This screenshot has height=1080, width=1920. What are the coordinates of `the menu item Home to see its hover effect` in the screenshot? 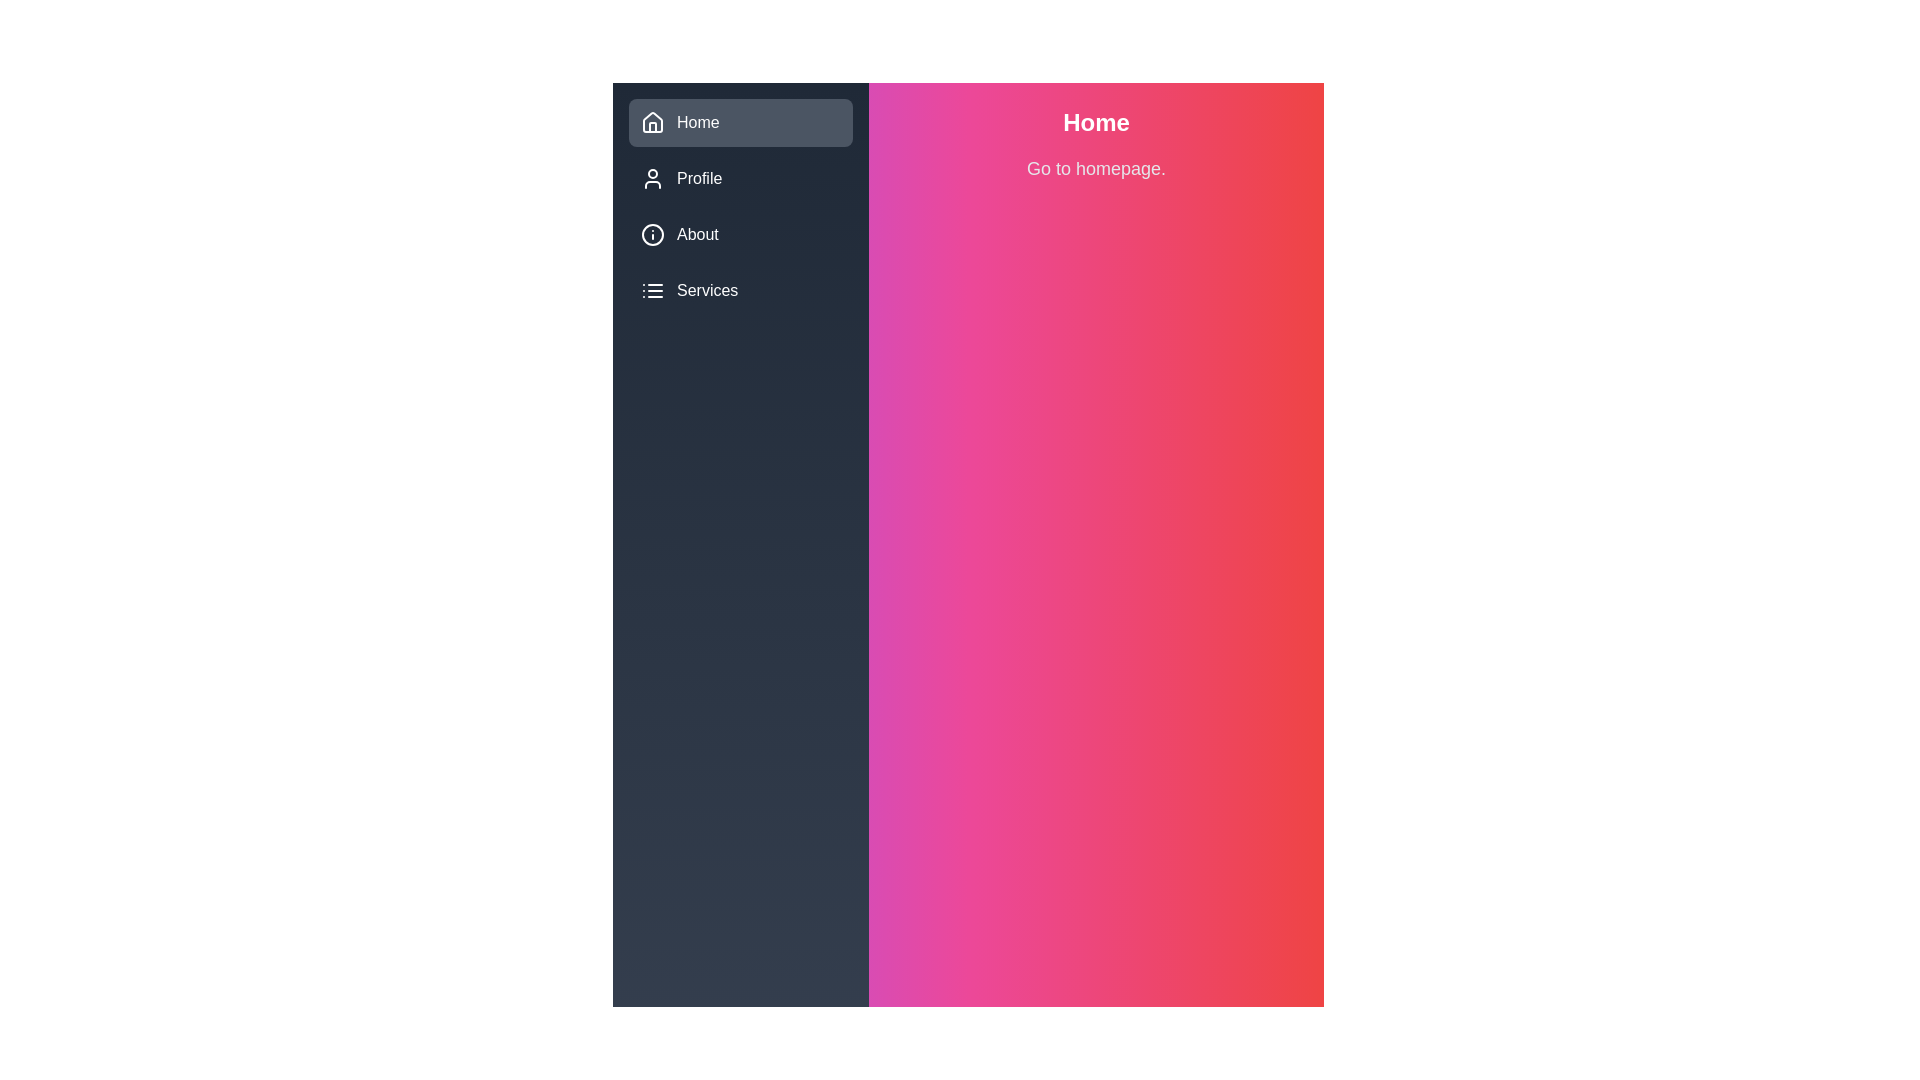 It's located at (739, 123).